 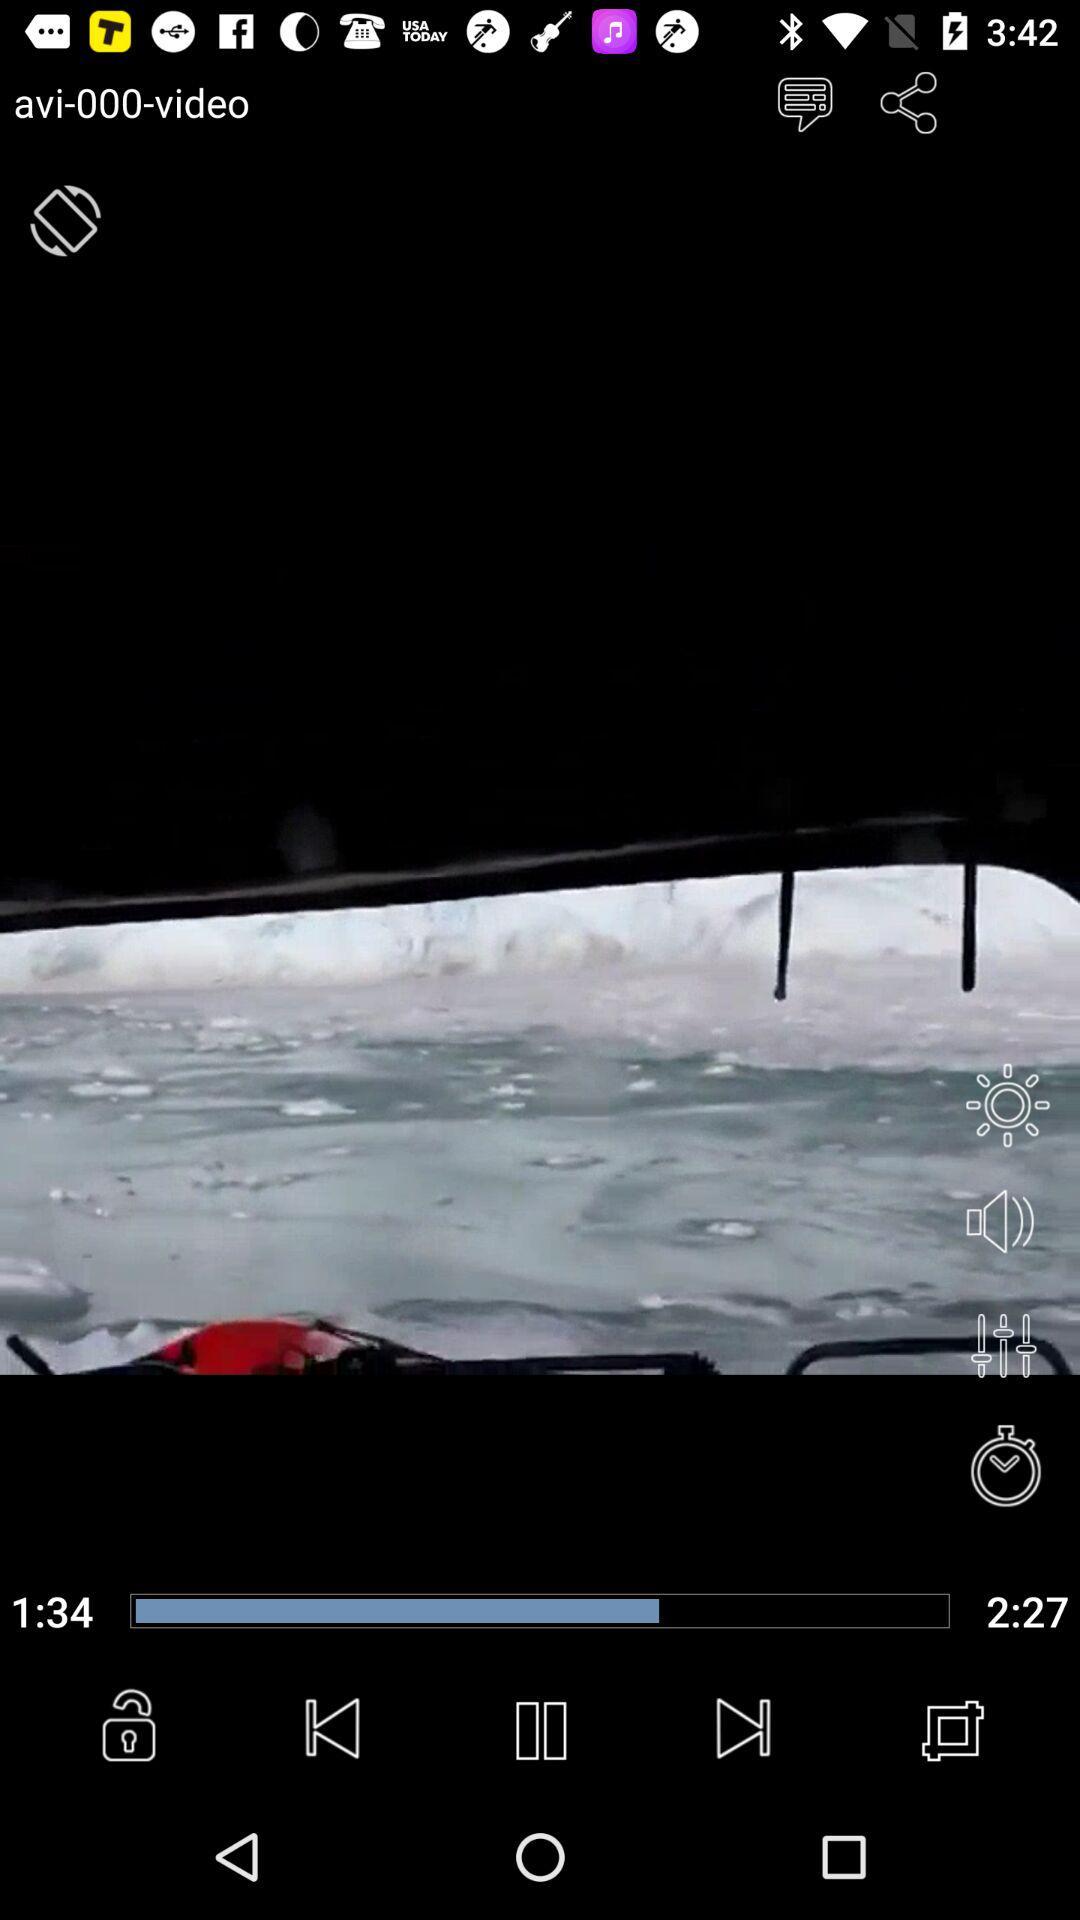 I want to click on audio, so click(x=1007, y=1222).